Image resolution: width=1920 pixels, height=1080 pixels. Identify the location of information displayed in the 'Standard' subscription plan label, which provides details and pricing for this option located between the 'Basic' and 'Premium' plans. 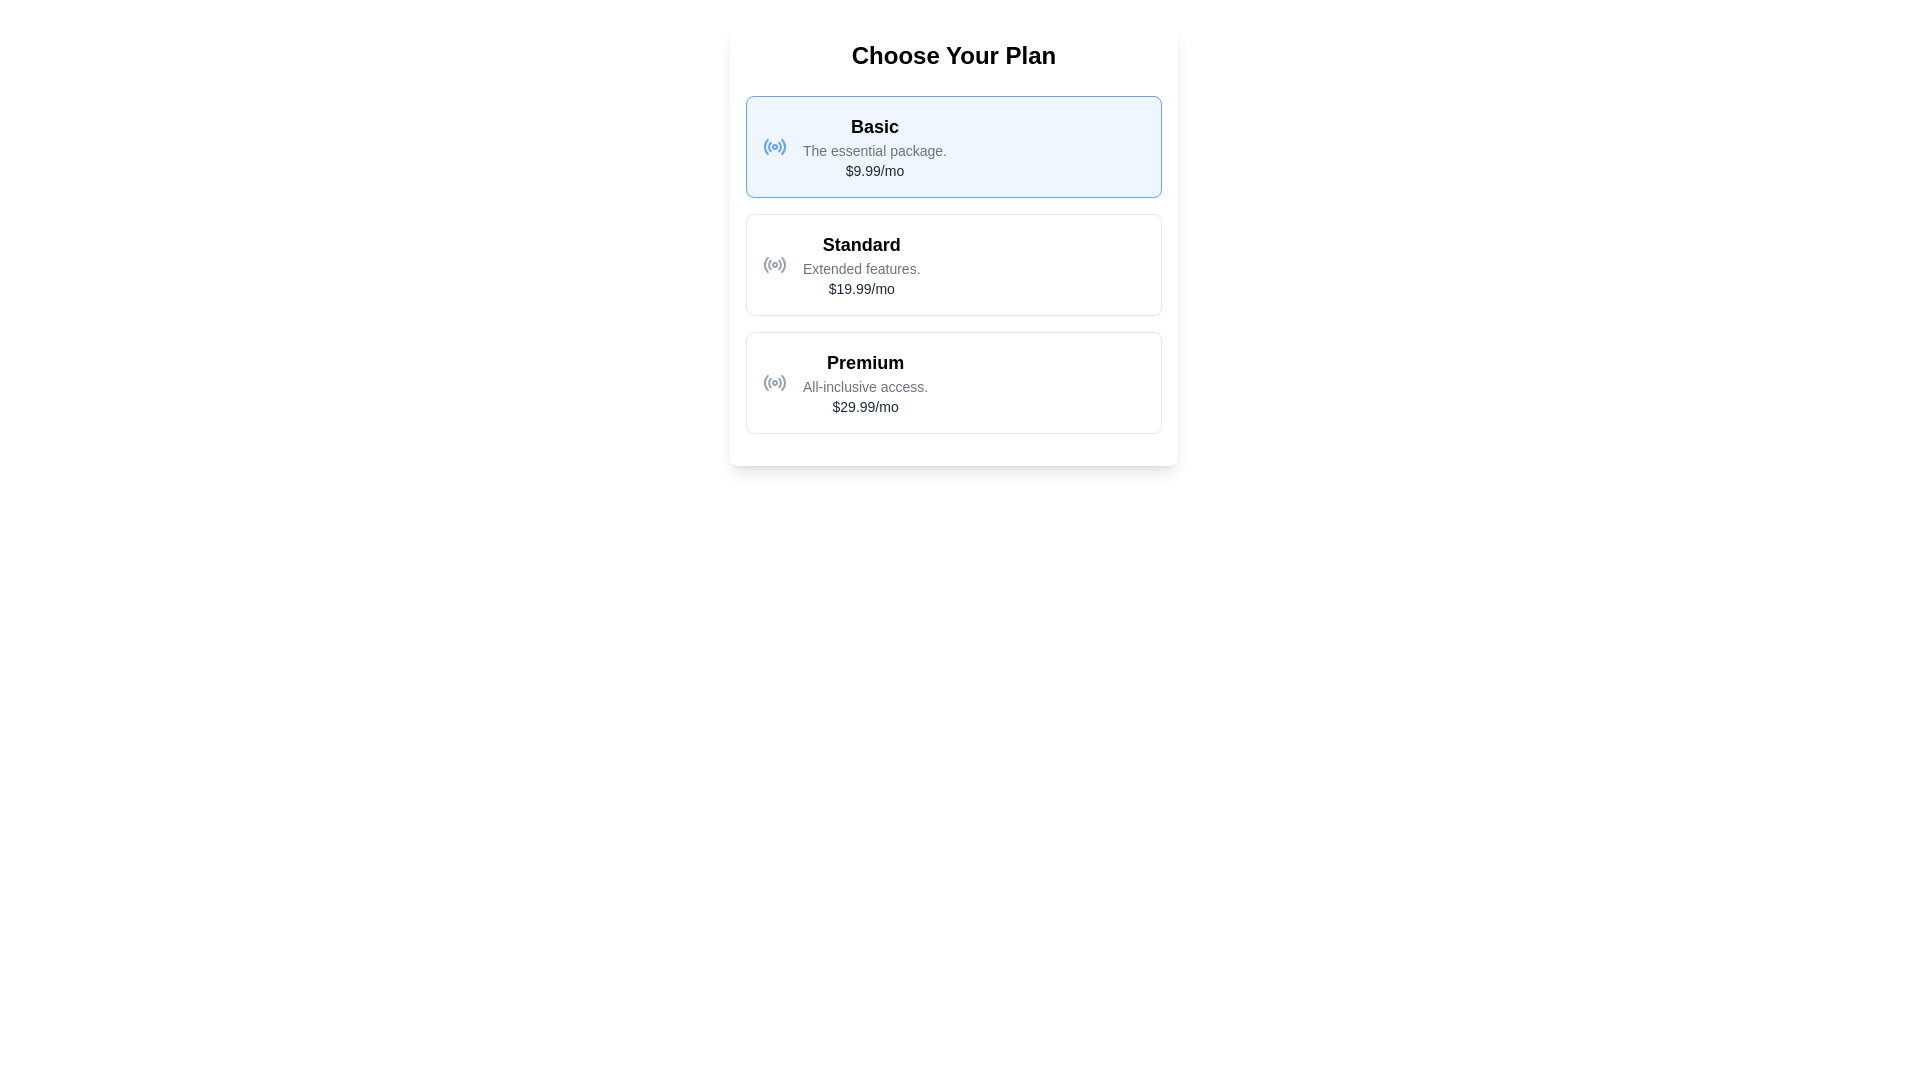
(861, 264).